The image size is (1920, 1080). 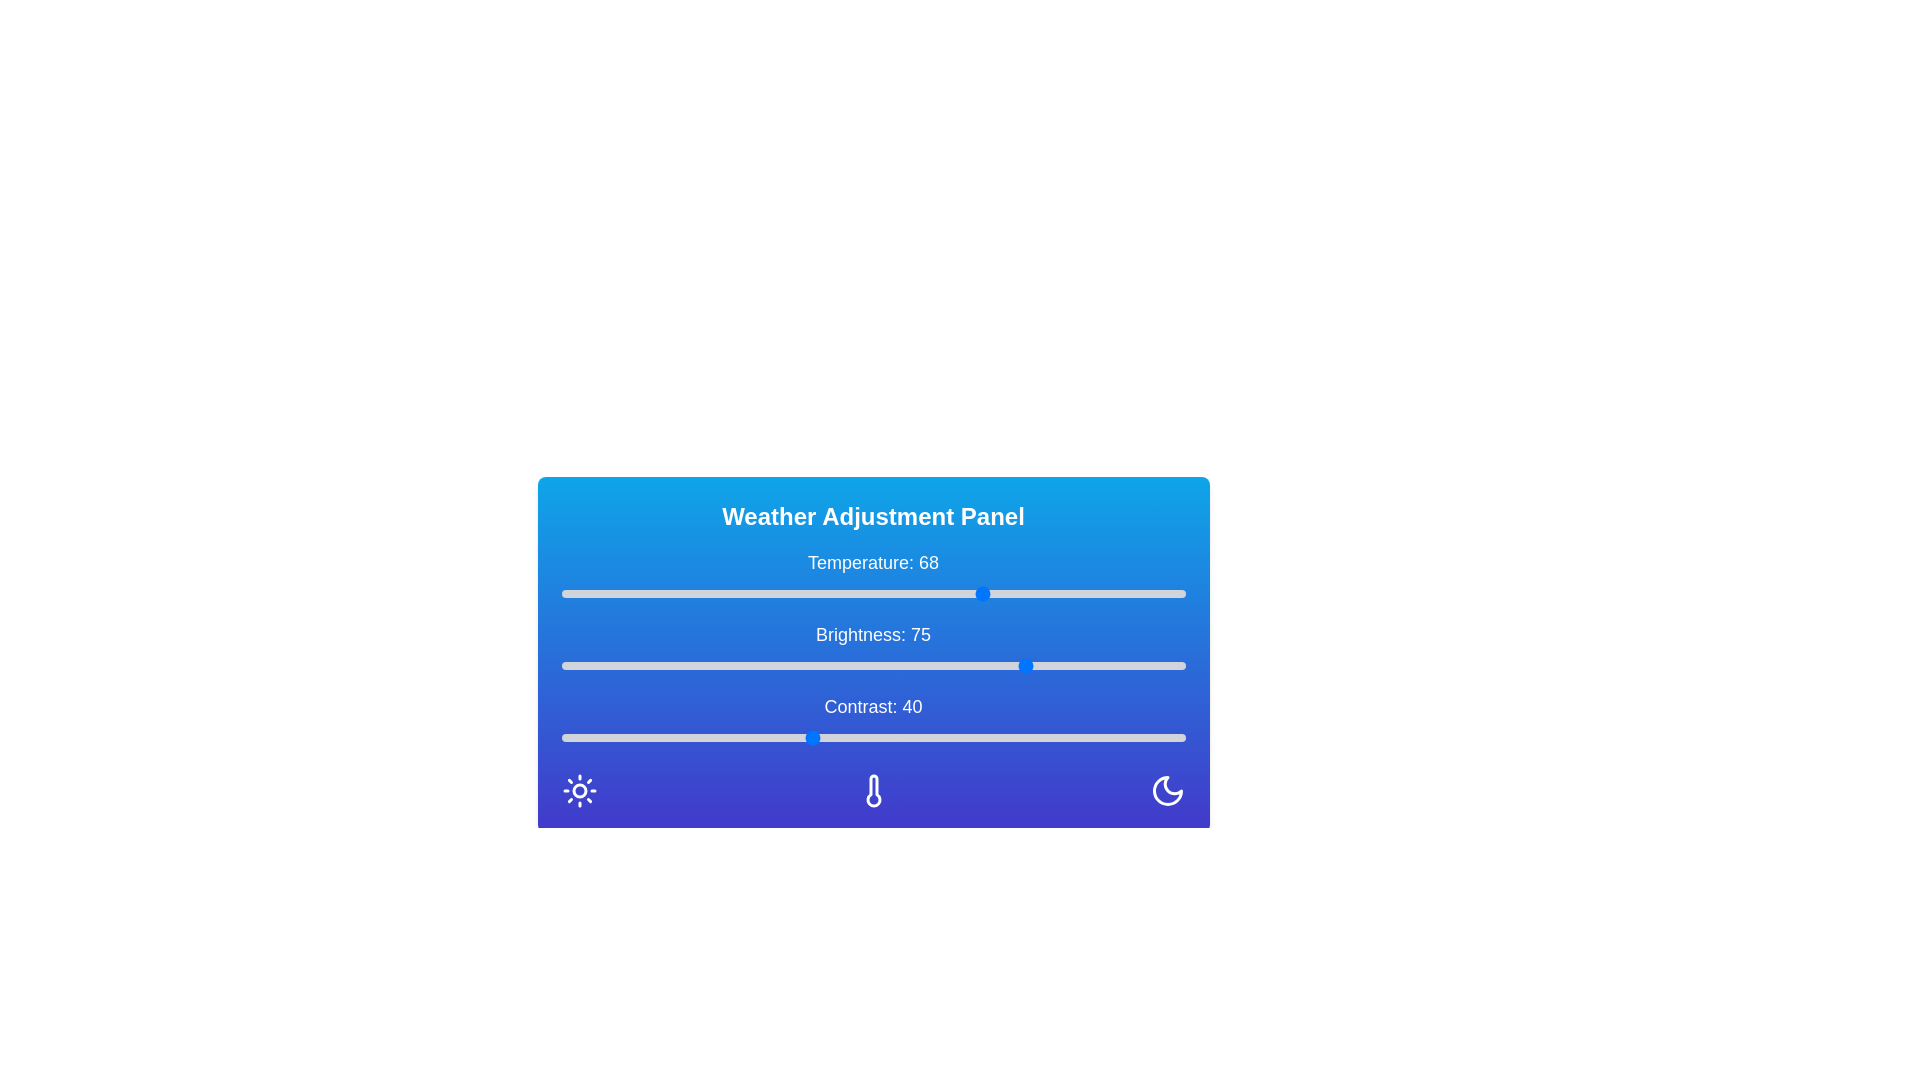 What do you see at coordinates (1166, 737) in the screenshot?
I see `the contrast slider to 97` at bounding box center [1166, 737].